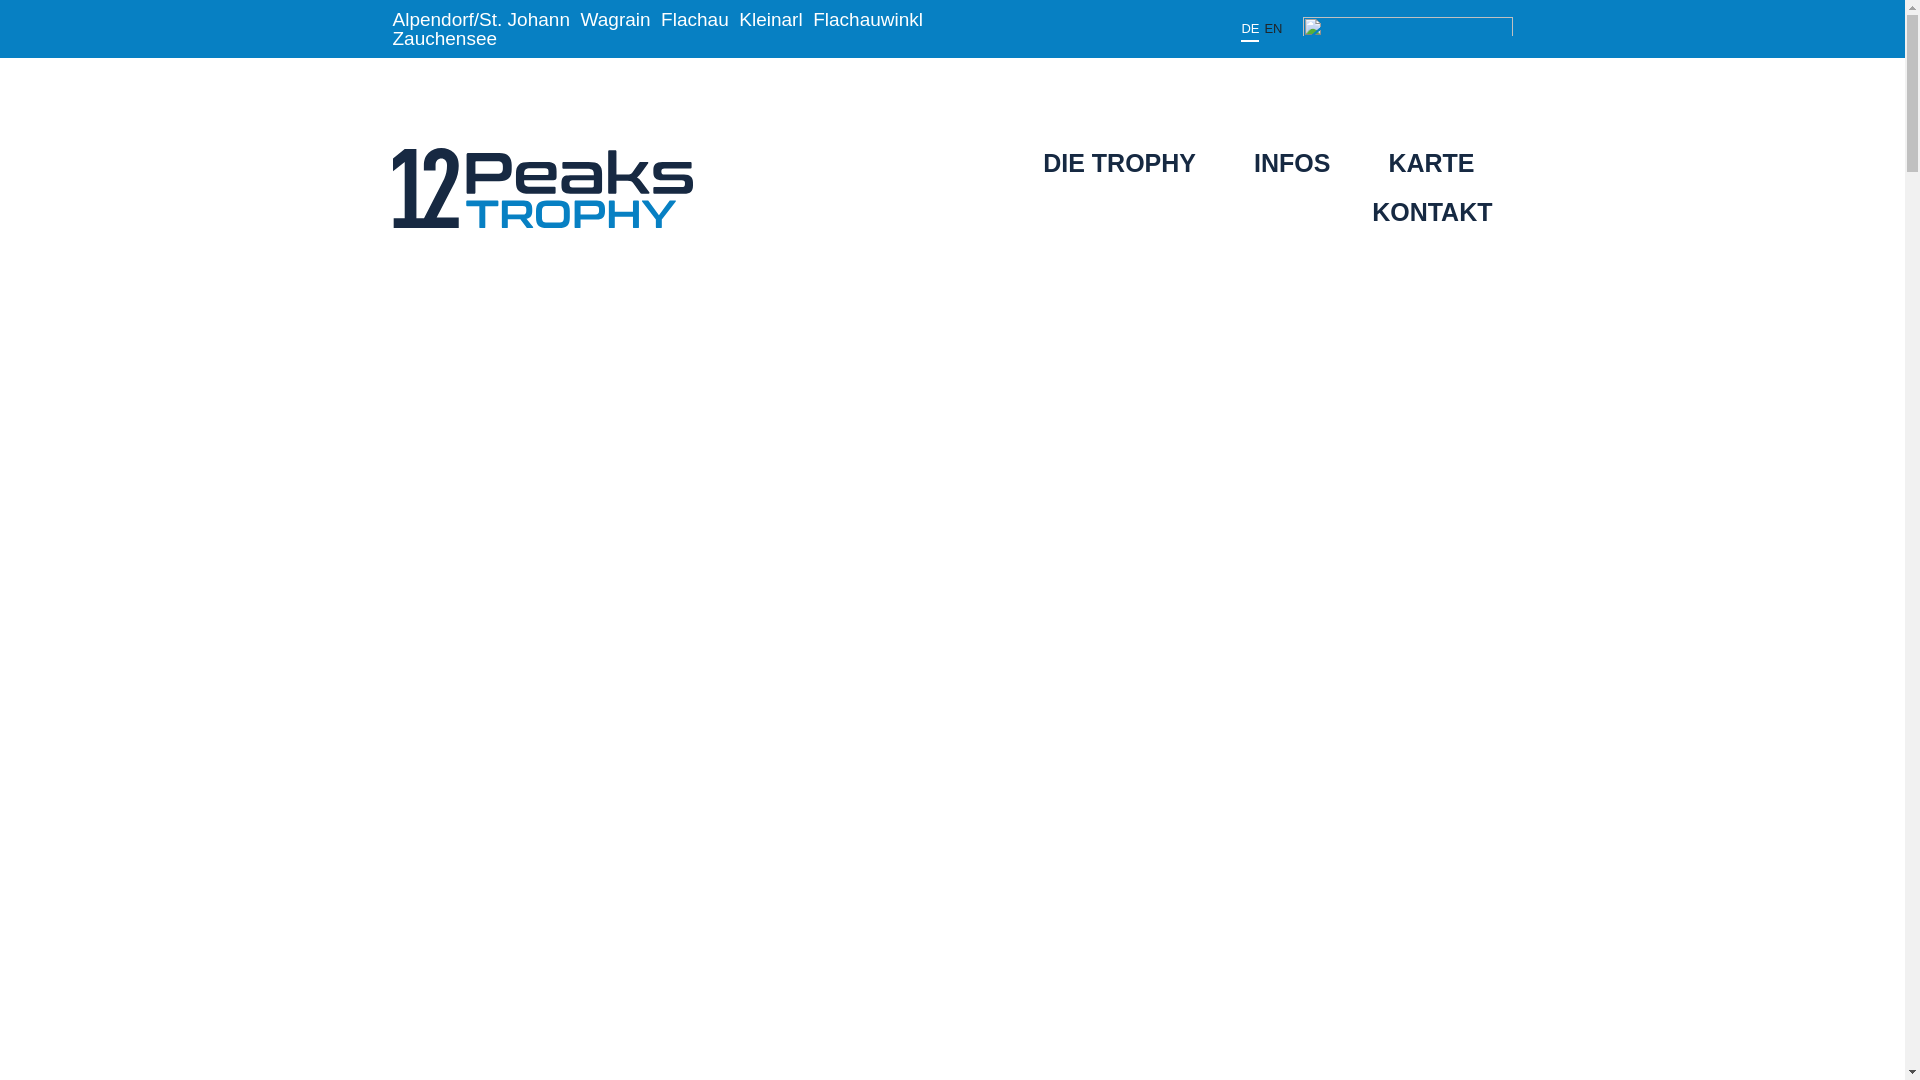  Describe the element at coordinates (1429, 162) in the screenshot. I see `'KARTE'` at that location.